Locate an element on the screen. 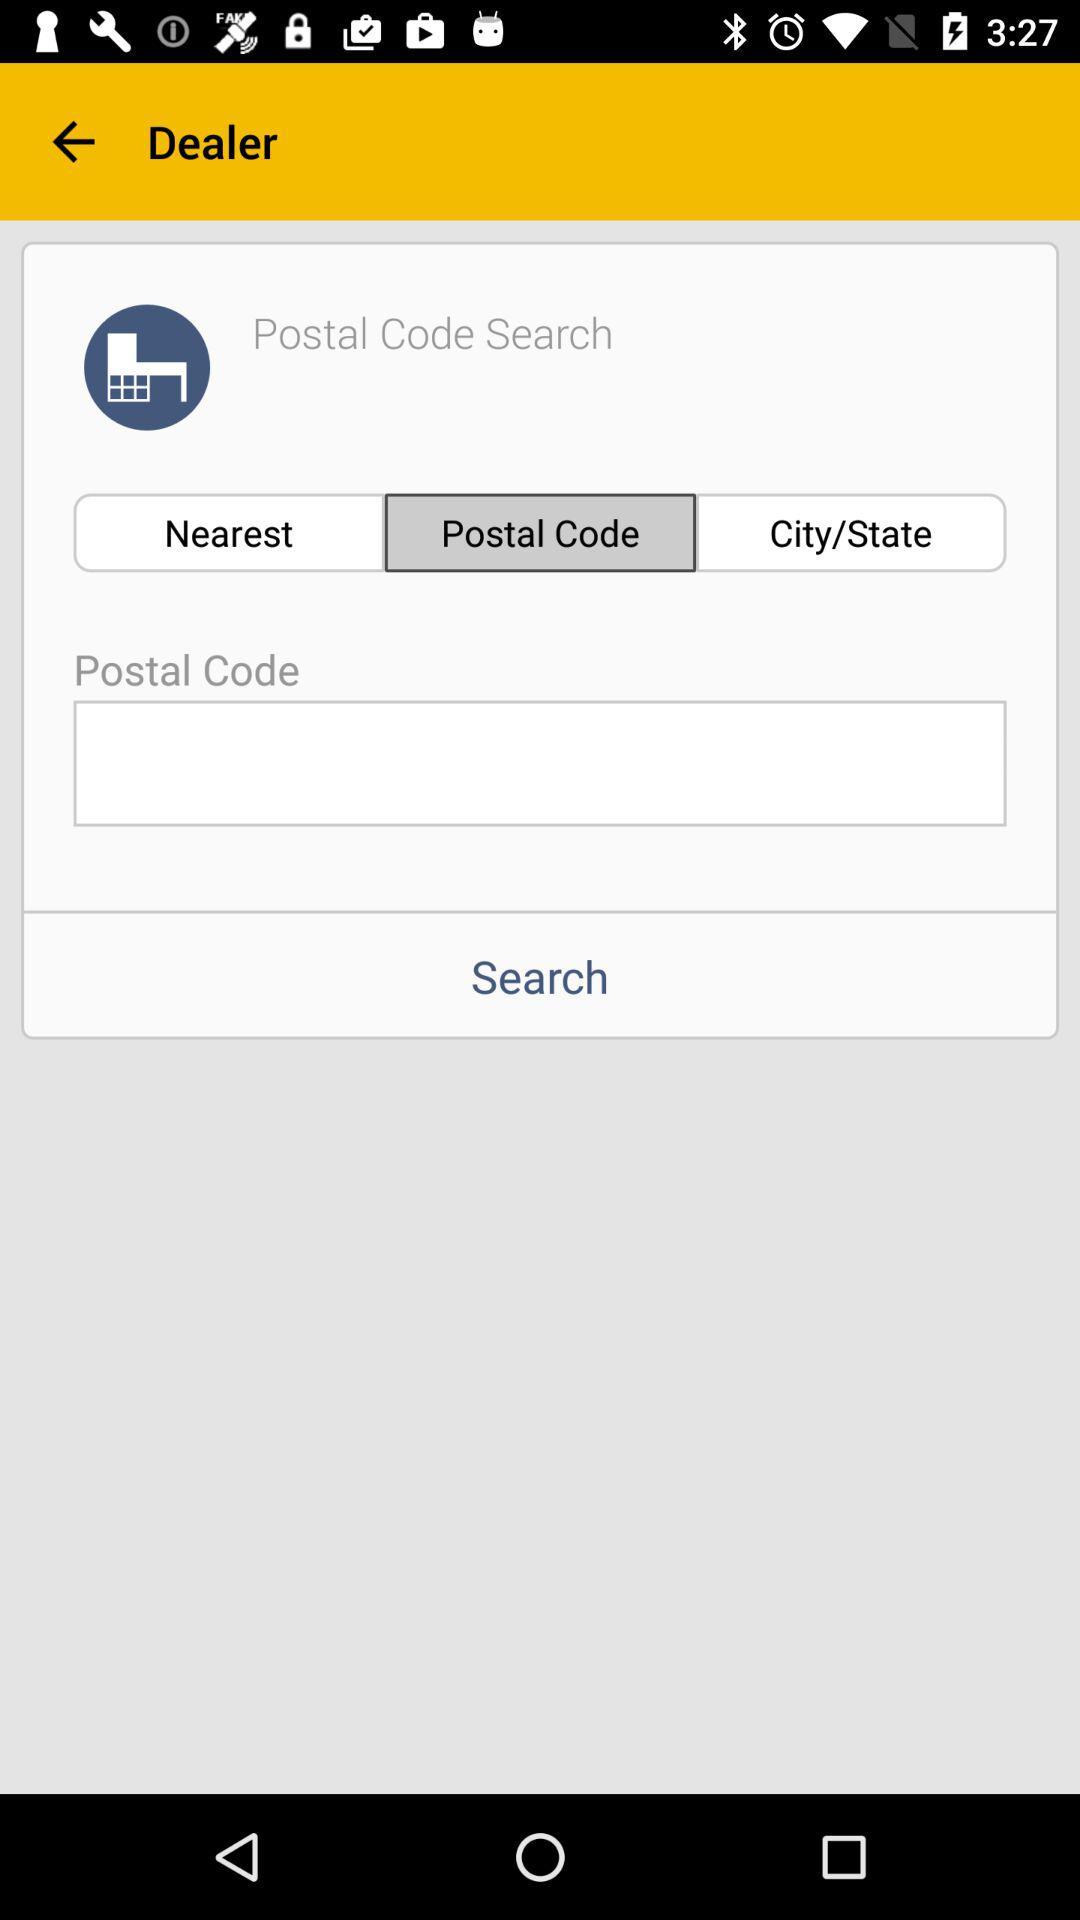 The width and height of the screenshot is (1080, 1920). icon to the left of the postal code item is located at coordinates (228, 532).